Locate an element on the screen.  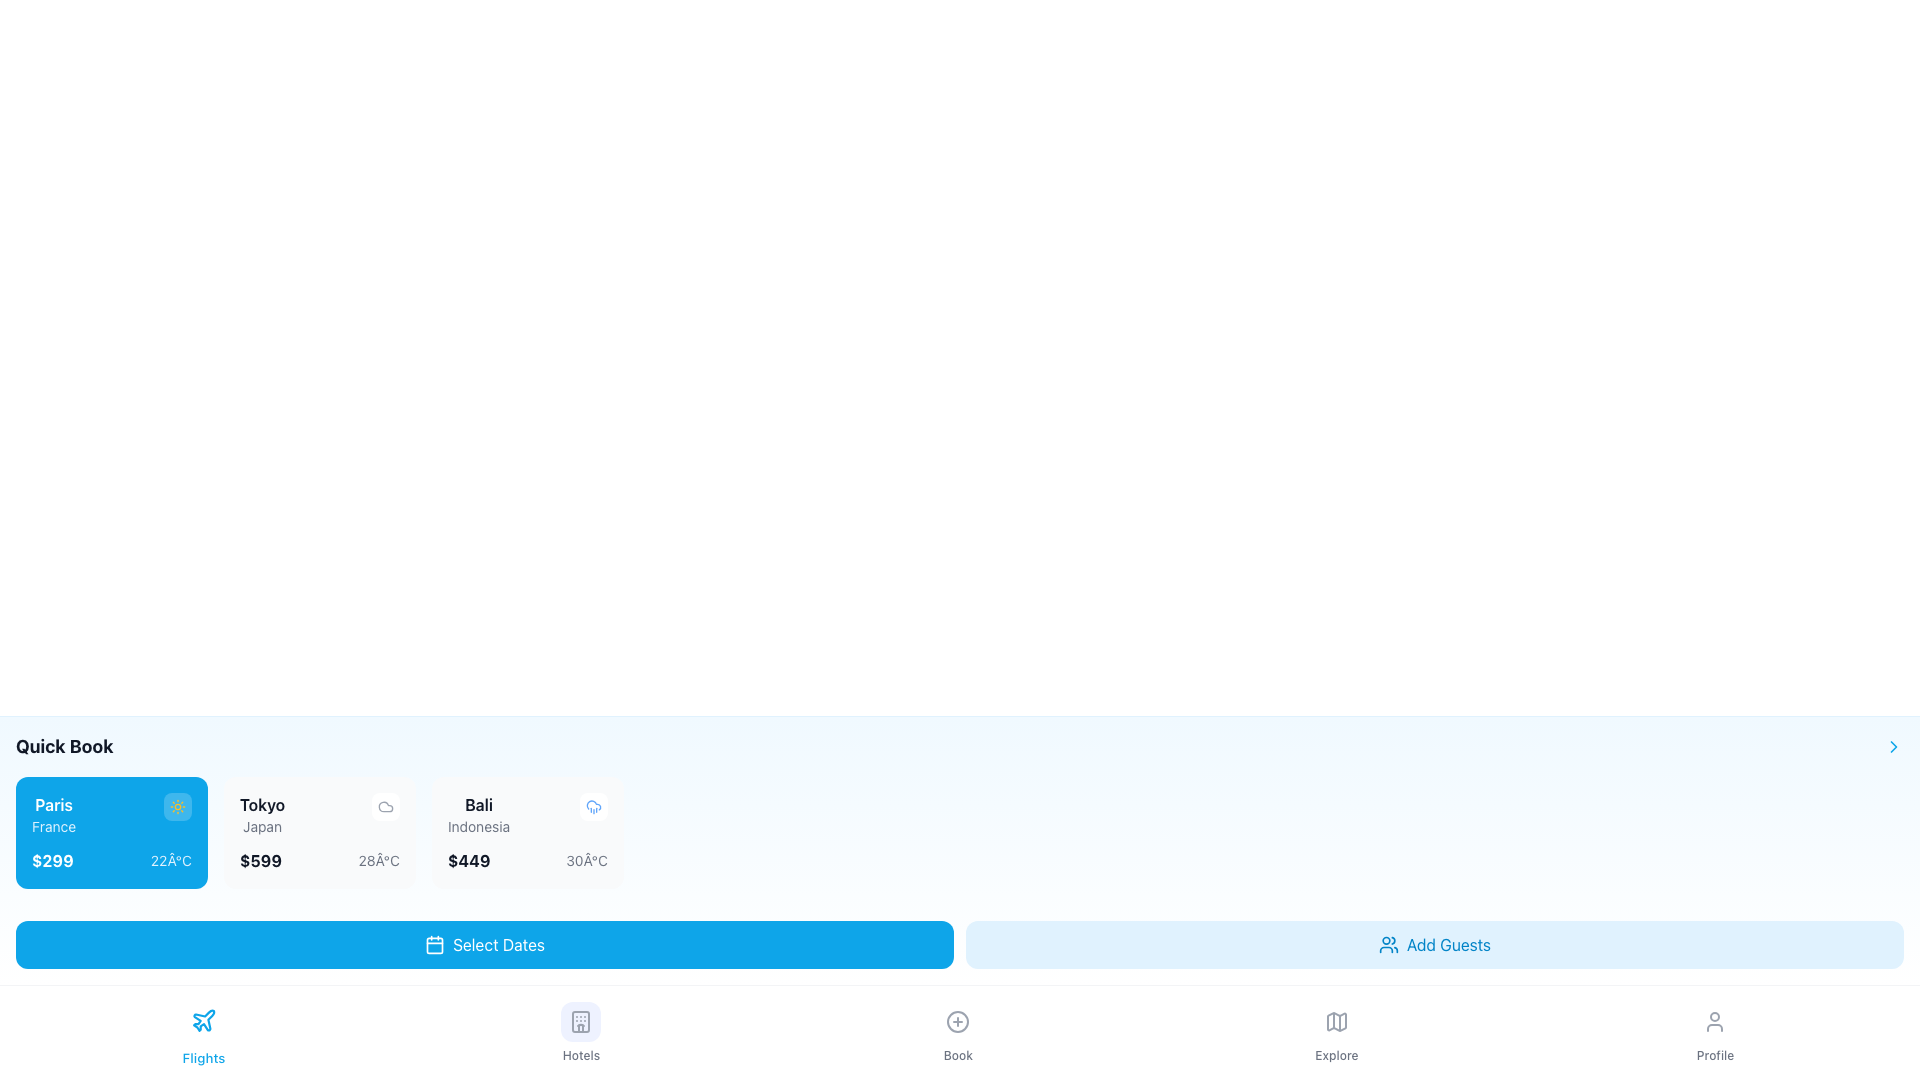
text label indicating the Flights navigation option, positioned in the bottom navigation bar between the 'Hotels' and 'Explore' icons, directly below a small plane-shaped icon is located at coordinates (204, 1057).